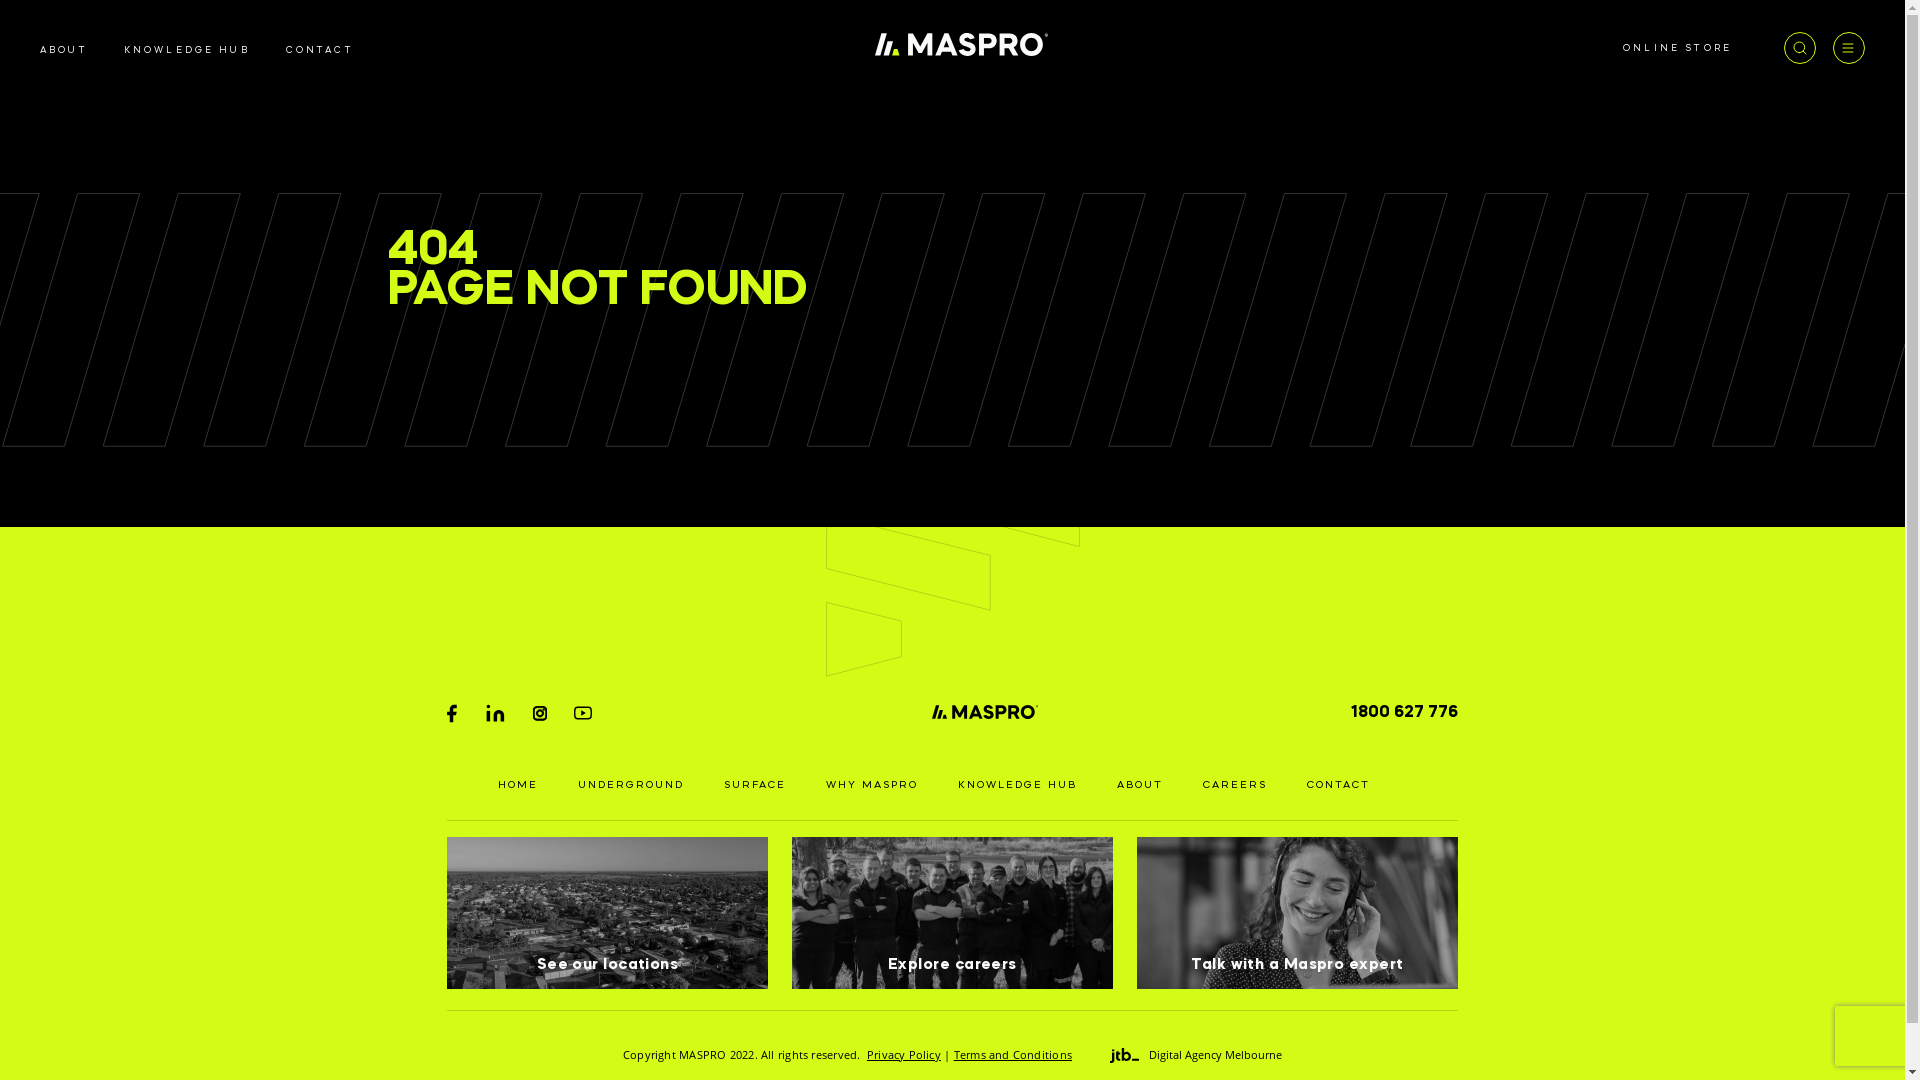 The height and width of the screenshot is (1080, 1920). I want to click on 'Digital Agency Melbourne', so click(1195, 1054).